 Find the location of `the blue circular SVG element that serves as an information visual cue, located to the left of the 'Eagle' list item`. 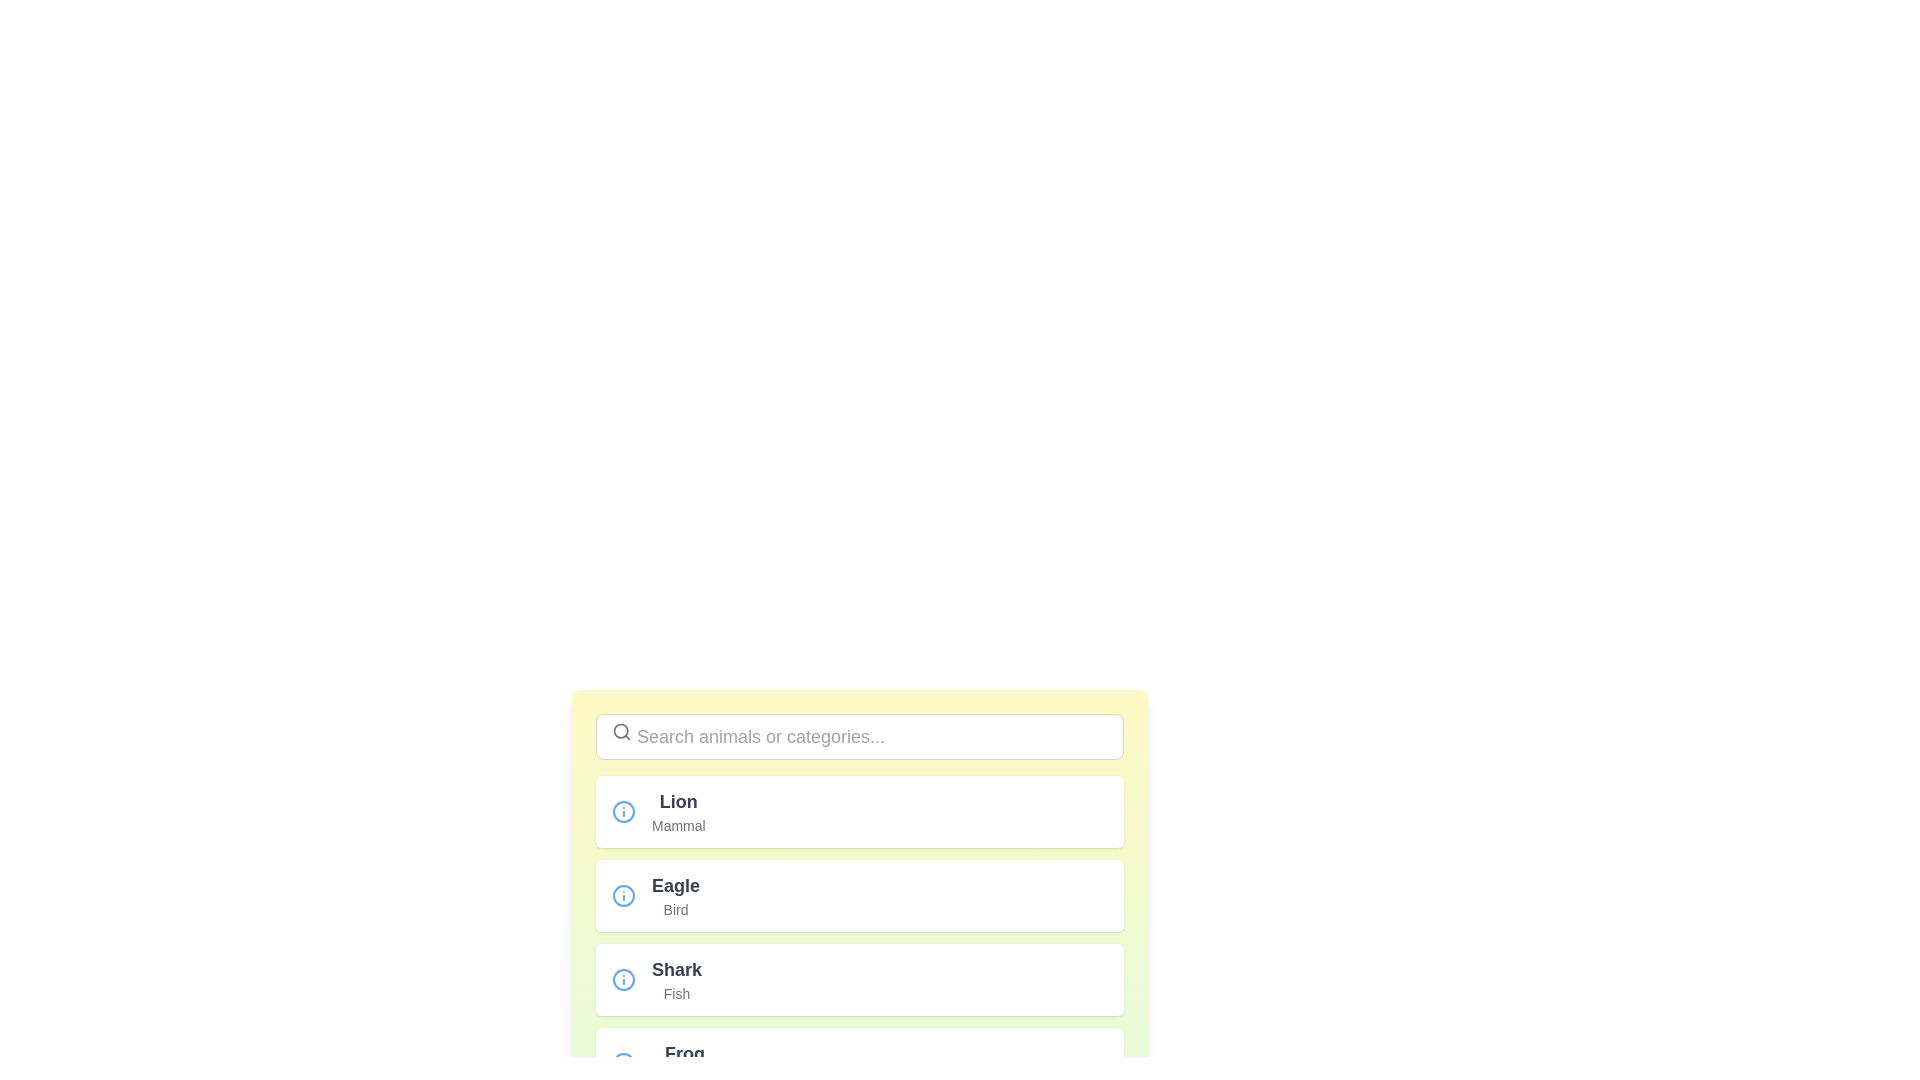

the blue circular SVG element that serves as an information visual cue, located to the left of the 'Eagle' list item is located at coordinates (623, 812).